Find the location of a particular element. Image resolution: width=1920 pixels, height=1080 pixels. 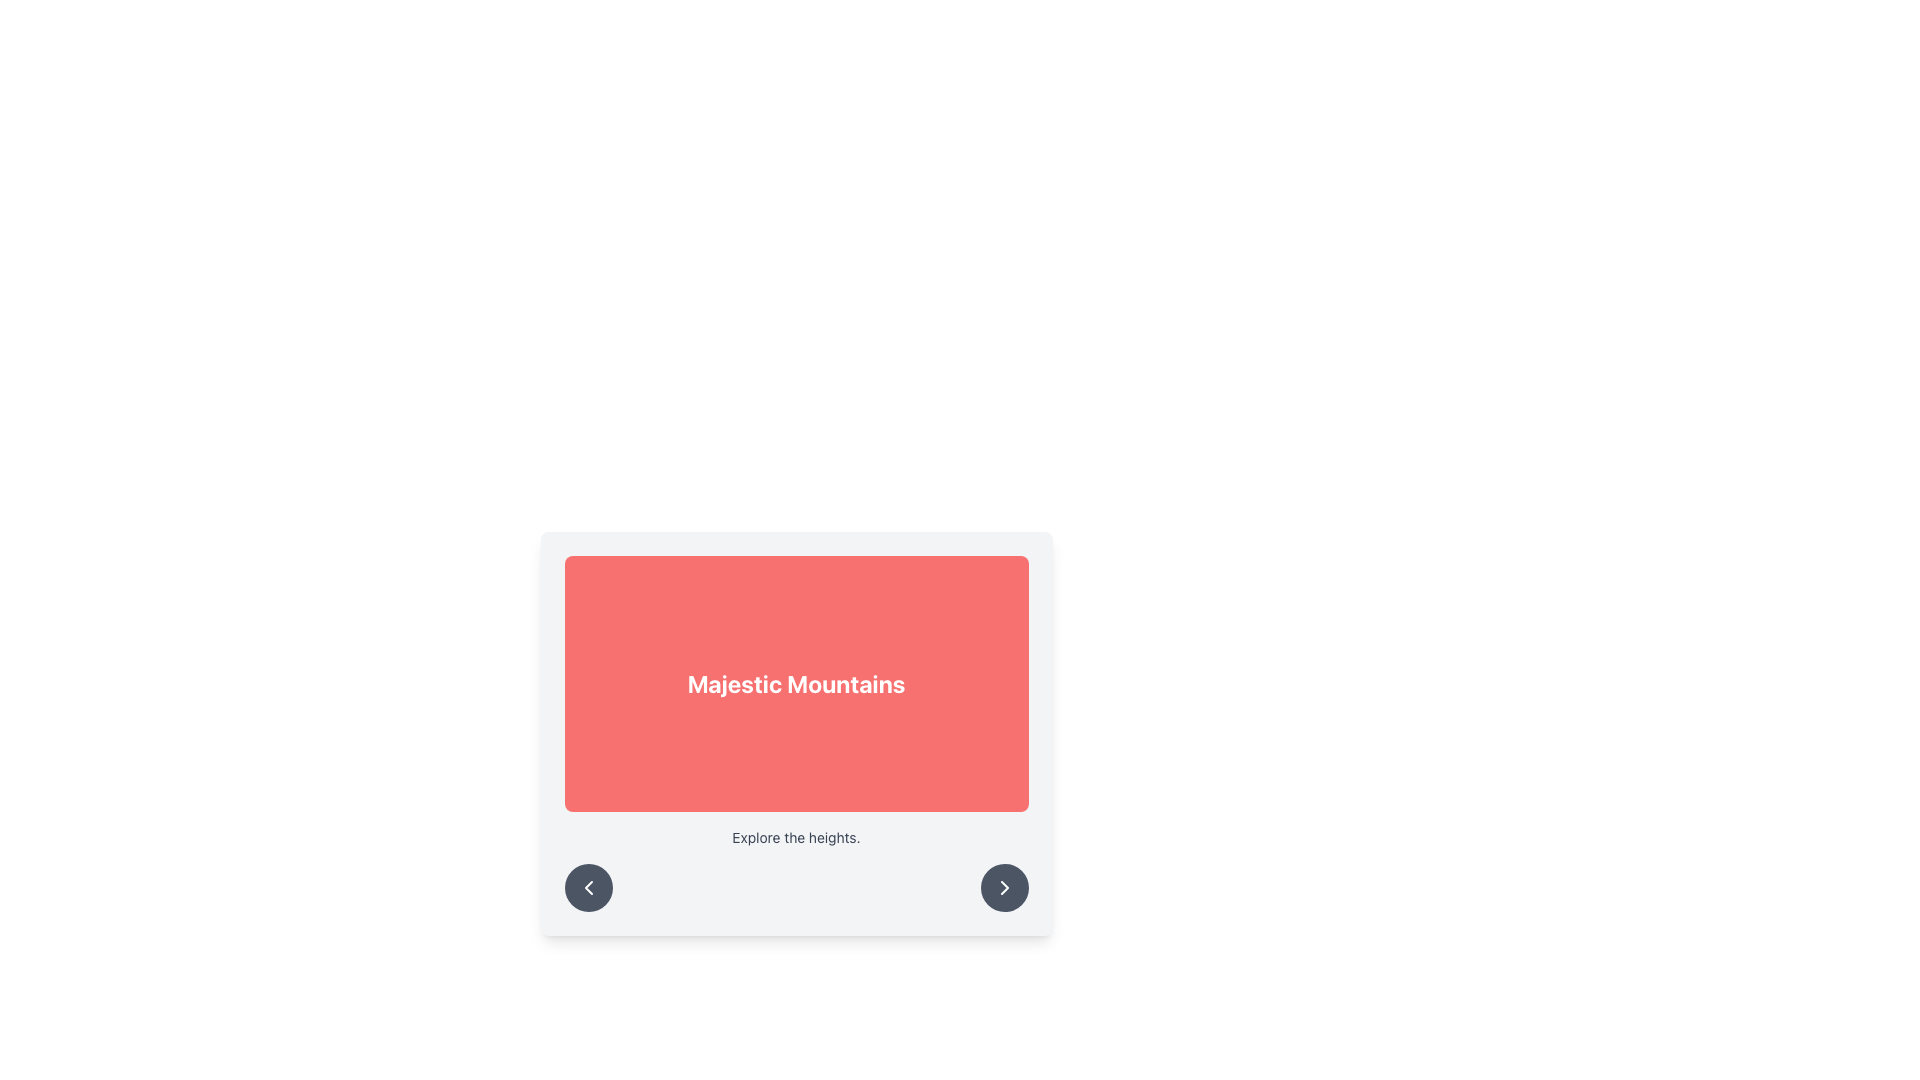

the rightward-pointing chevron icon located at the center of the circular button on the bottom right corner of the card UI is located at coordinates (1004, 886).